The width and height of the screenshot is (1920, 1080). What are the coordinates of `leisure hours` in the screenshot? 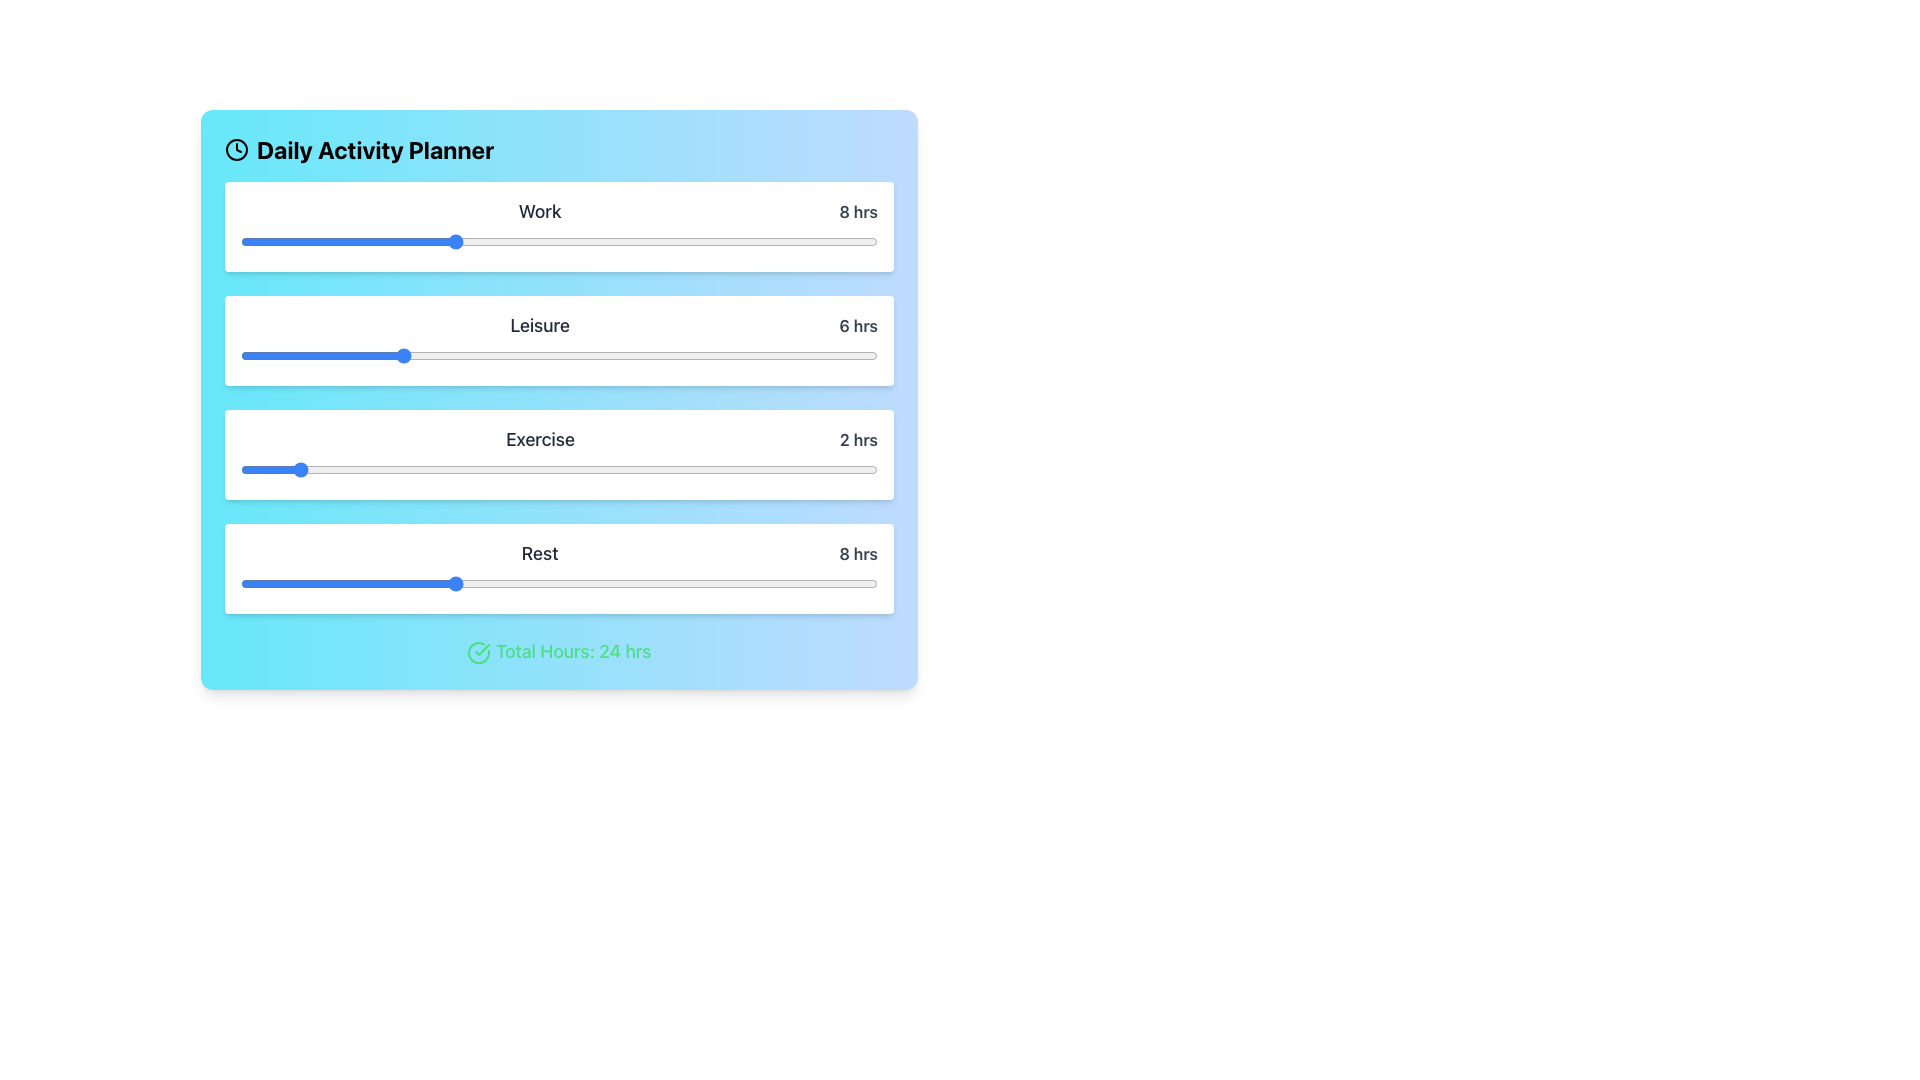 It's located at (584, 354).